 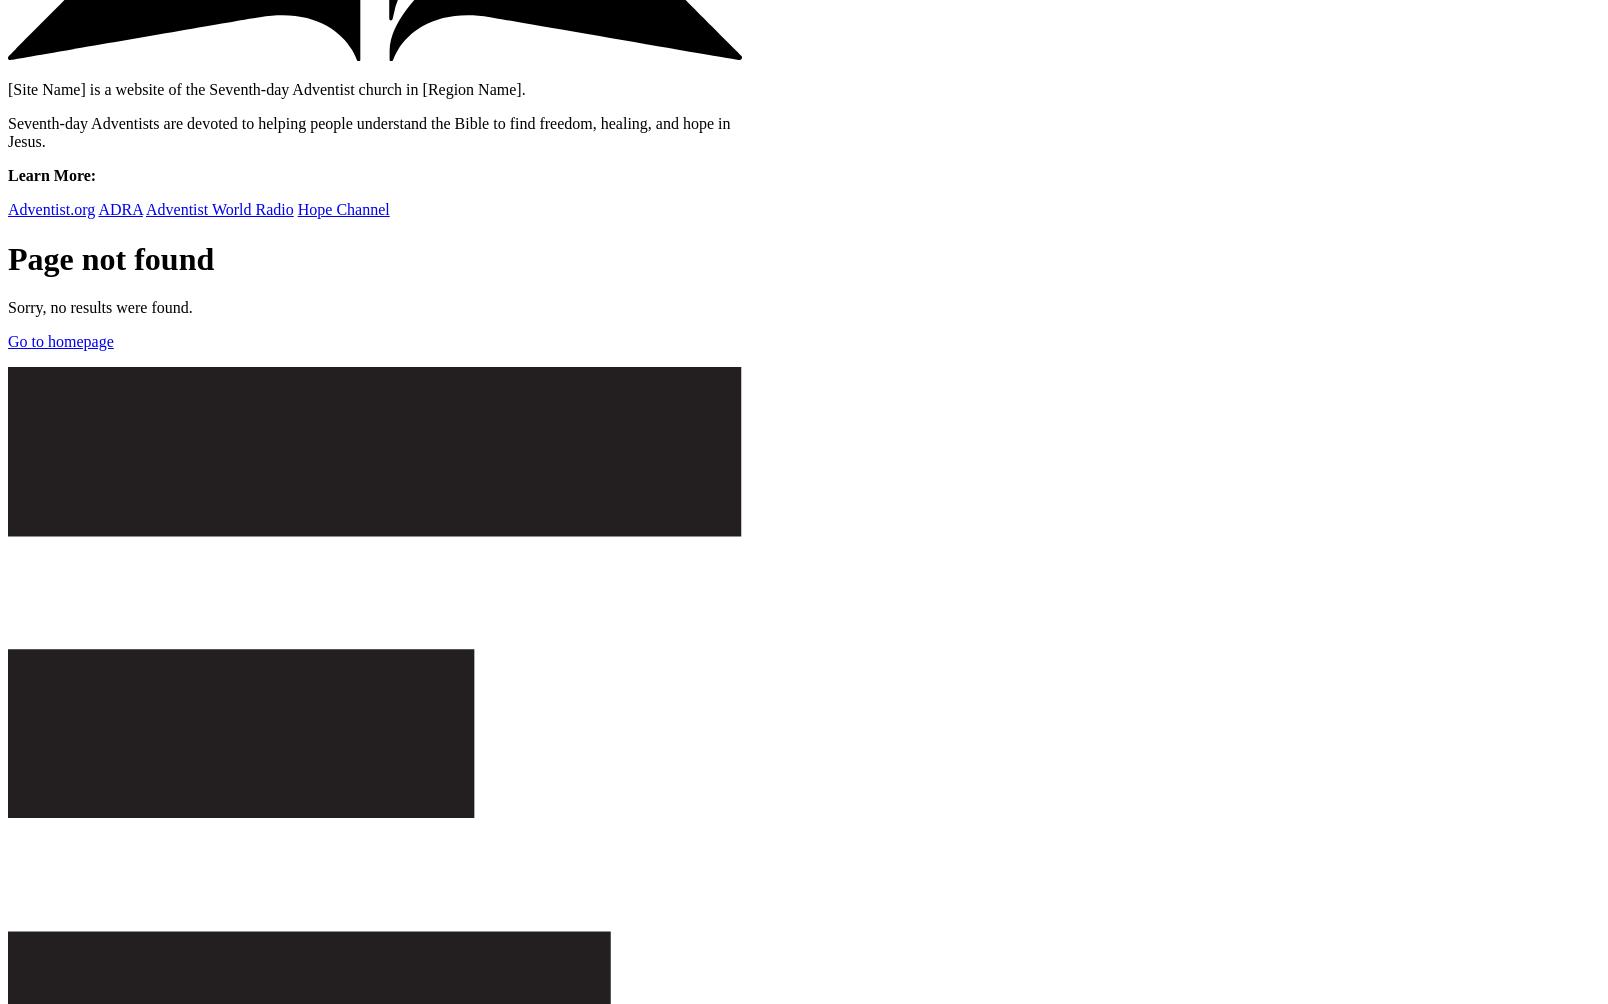 I want to click on 'Page not found', so click(x=110, y=258).